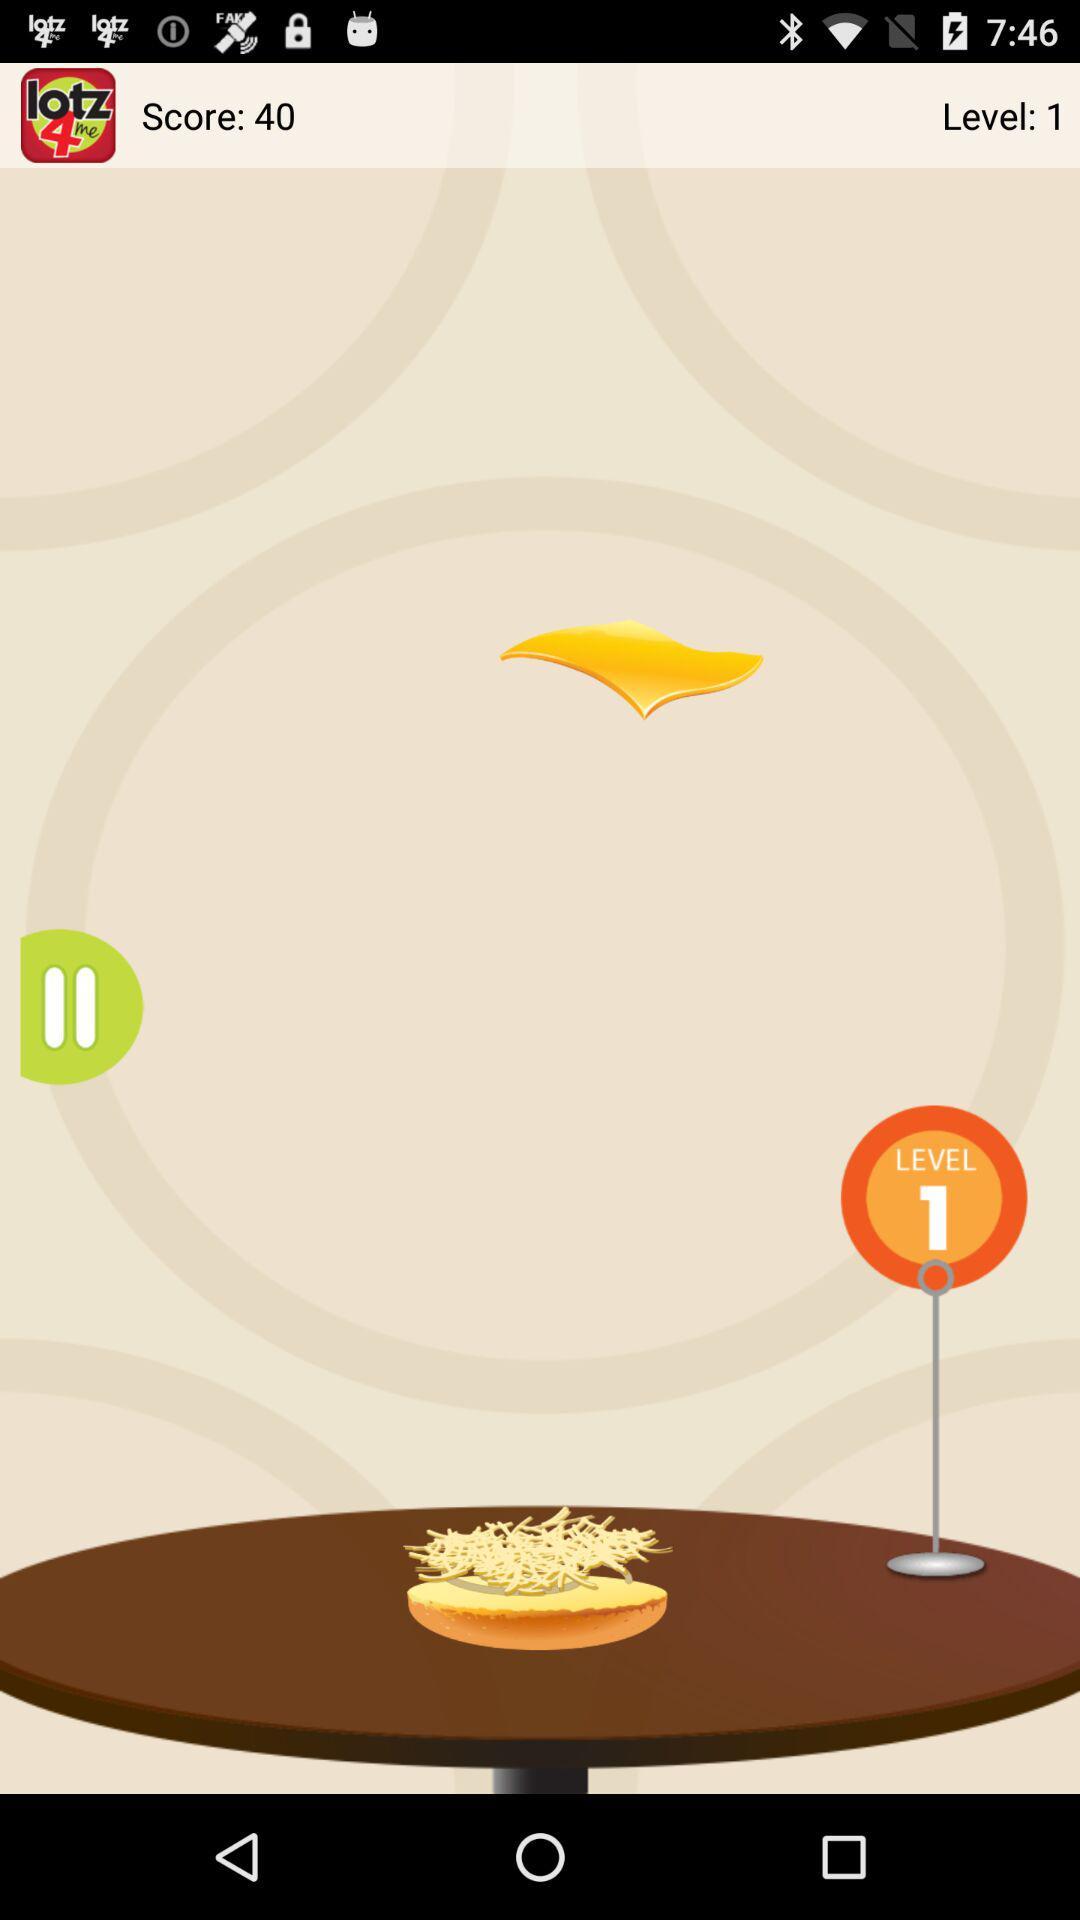 Image resolution: width=1080 pixels, height=1920 pixels. I want to click on app to the left of score: 40, so click(67, 114).